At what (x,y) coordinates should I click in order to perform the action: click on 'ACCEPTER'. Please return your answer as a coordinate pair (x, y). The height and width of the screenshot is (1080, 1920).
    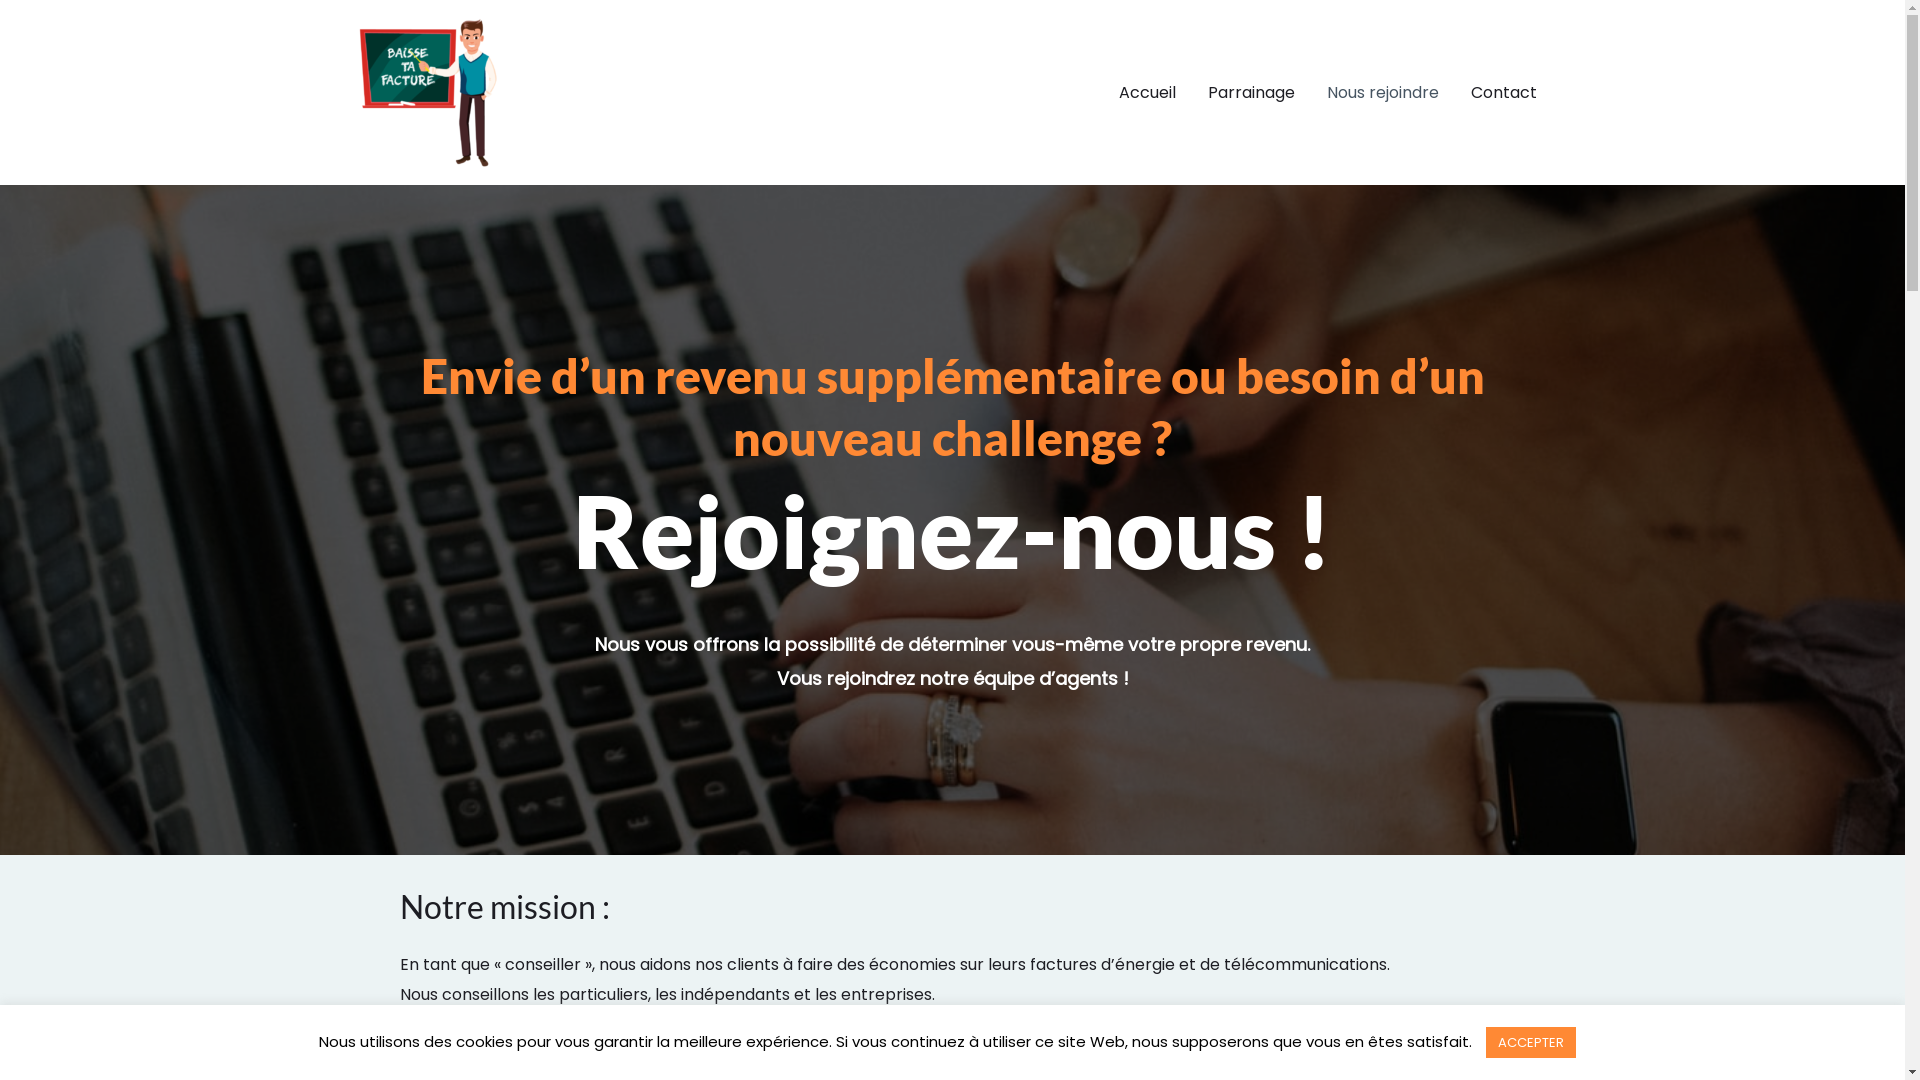
    Looking at the image, I should click on (1530, 1041).